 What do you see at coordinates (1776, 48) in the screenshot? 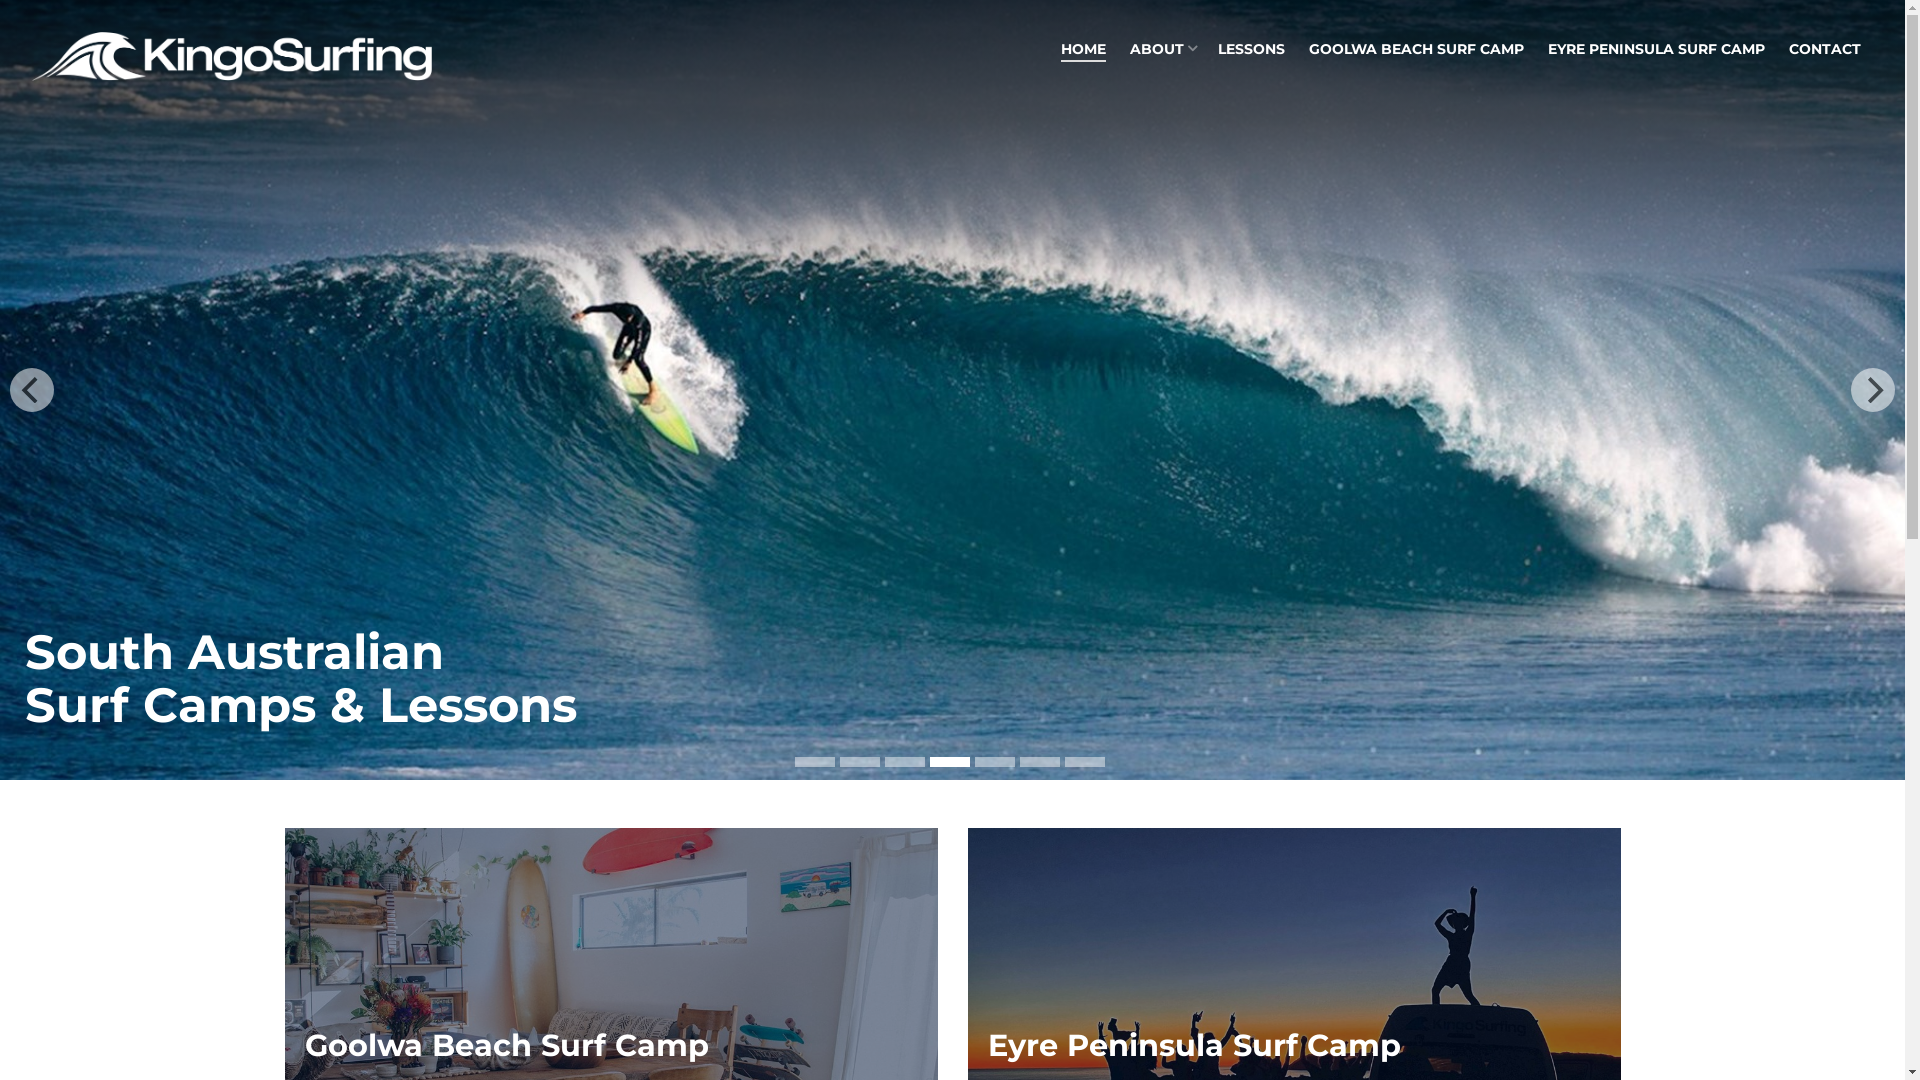
I see `'CONTACT'` at bounding box center [1776, 48].